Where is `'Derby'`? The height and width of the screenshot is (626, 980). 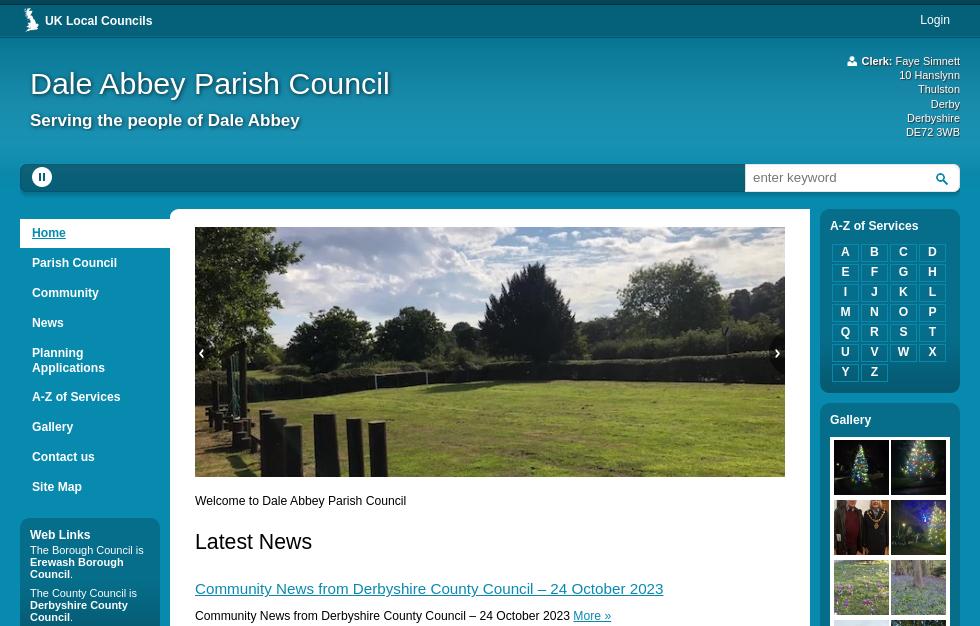
'Derby' is located at coordinates (945, 102).